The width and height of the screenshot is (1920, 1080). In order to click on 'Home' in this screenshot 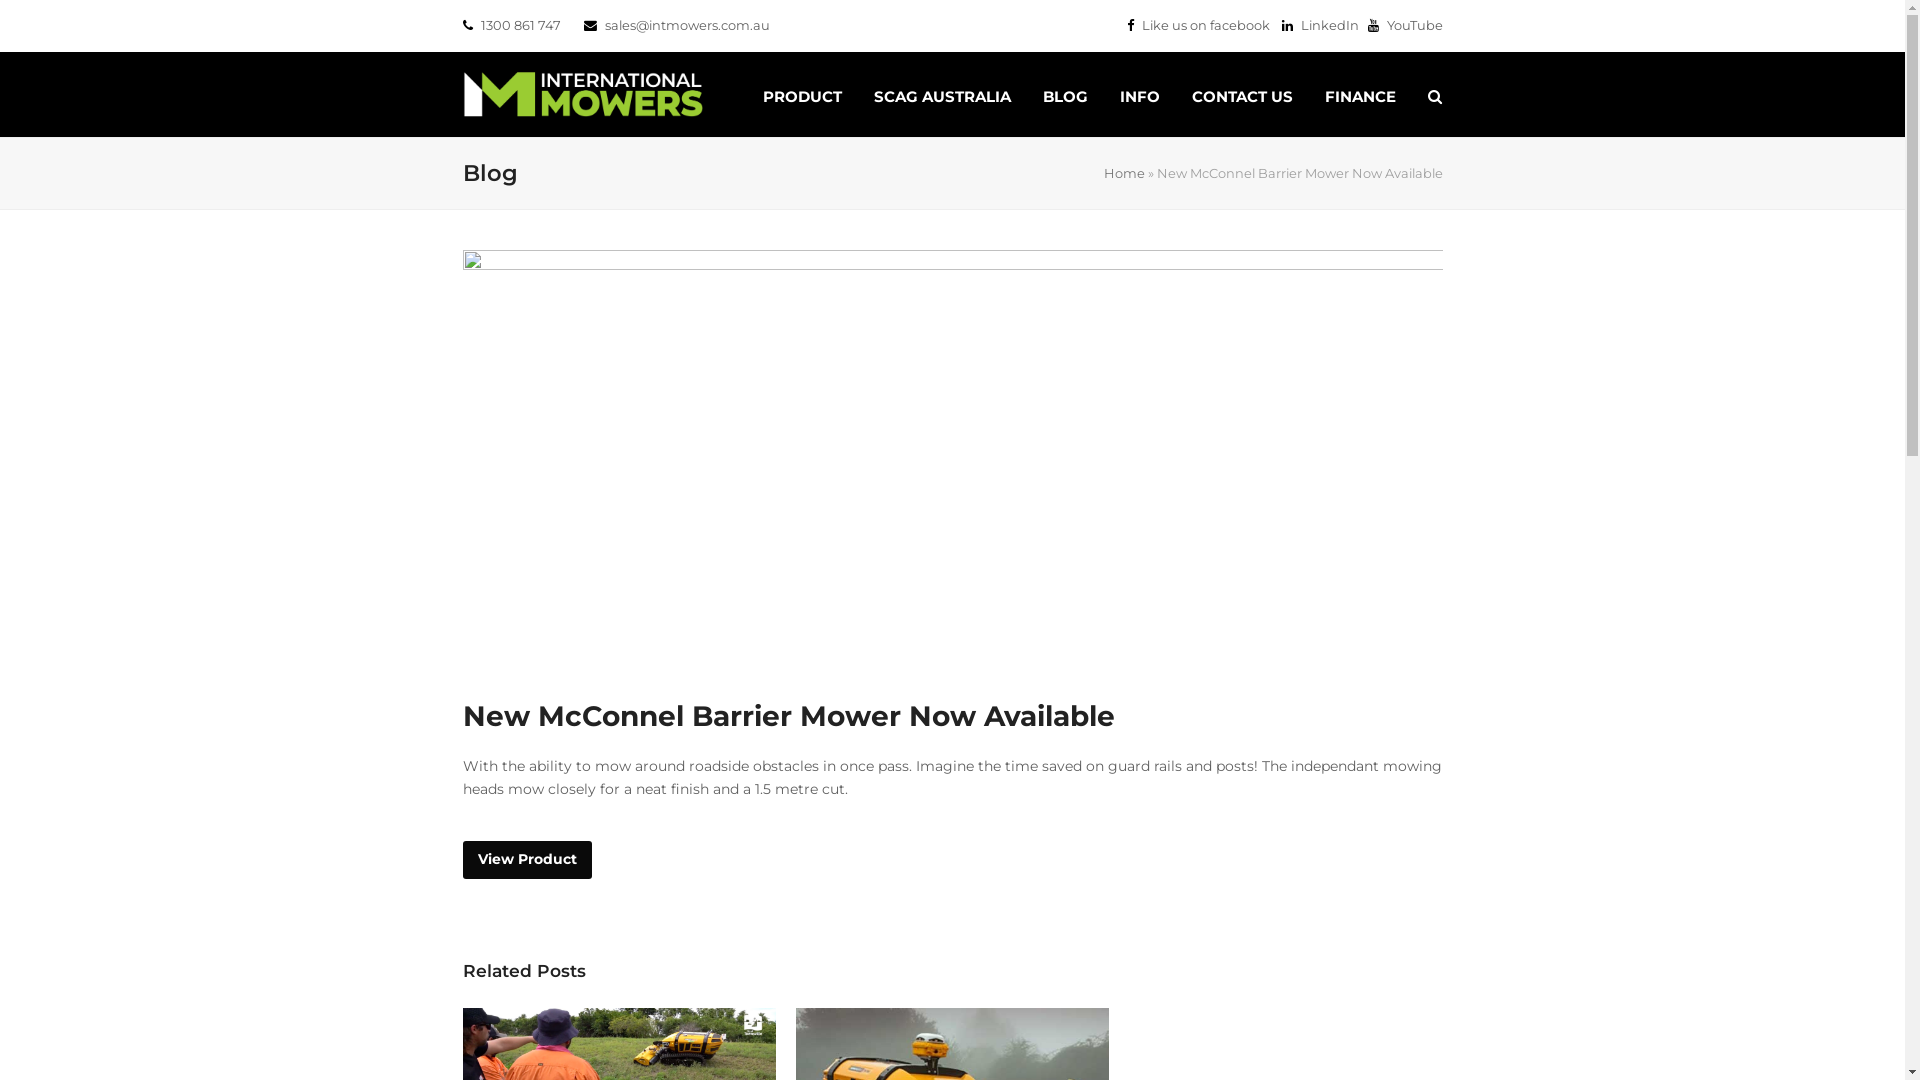, I will do `click(1124, 172)`.